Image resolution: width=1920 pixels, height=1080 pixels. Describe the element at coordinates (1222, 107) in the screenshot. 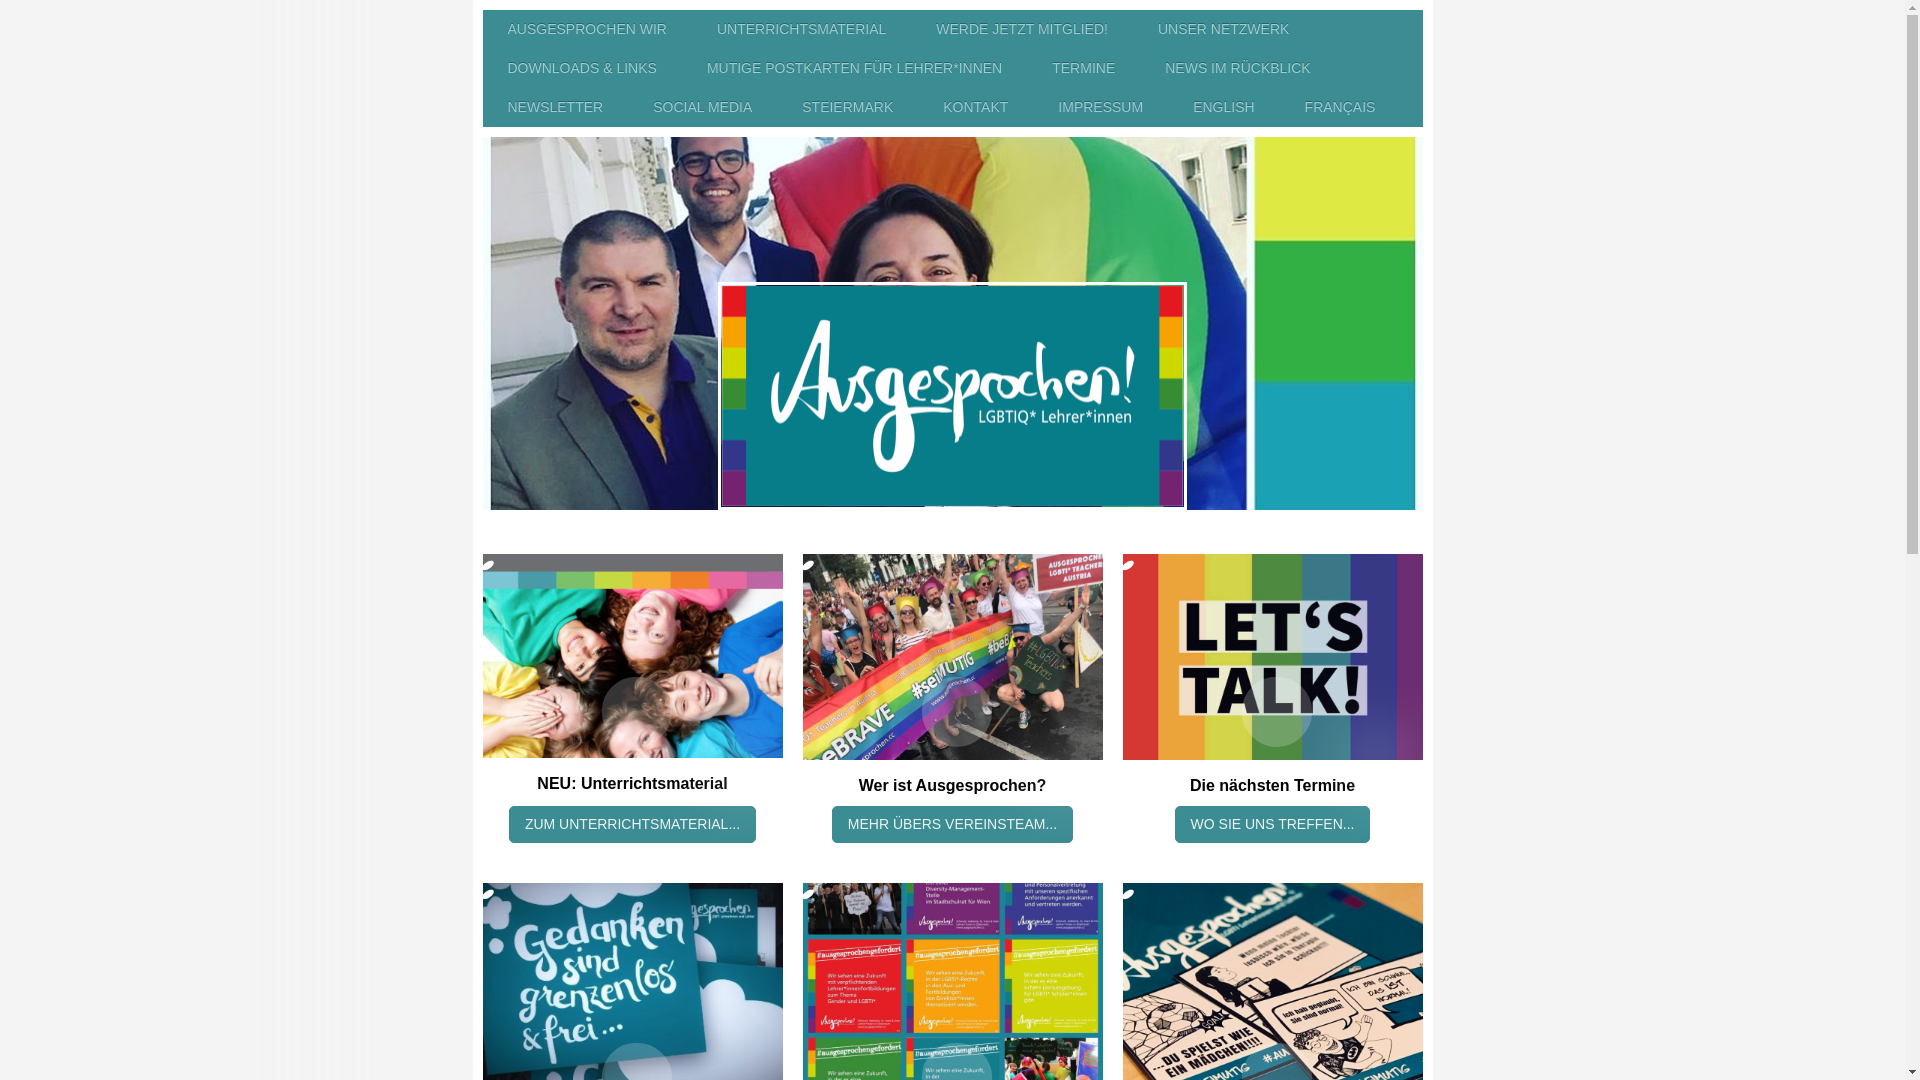

I see `'ENGLISH'` at that location.